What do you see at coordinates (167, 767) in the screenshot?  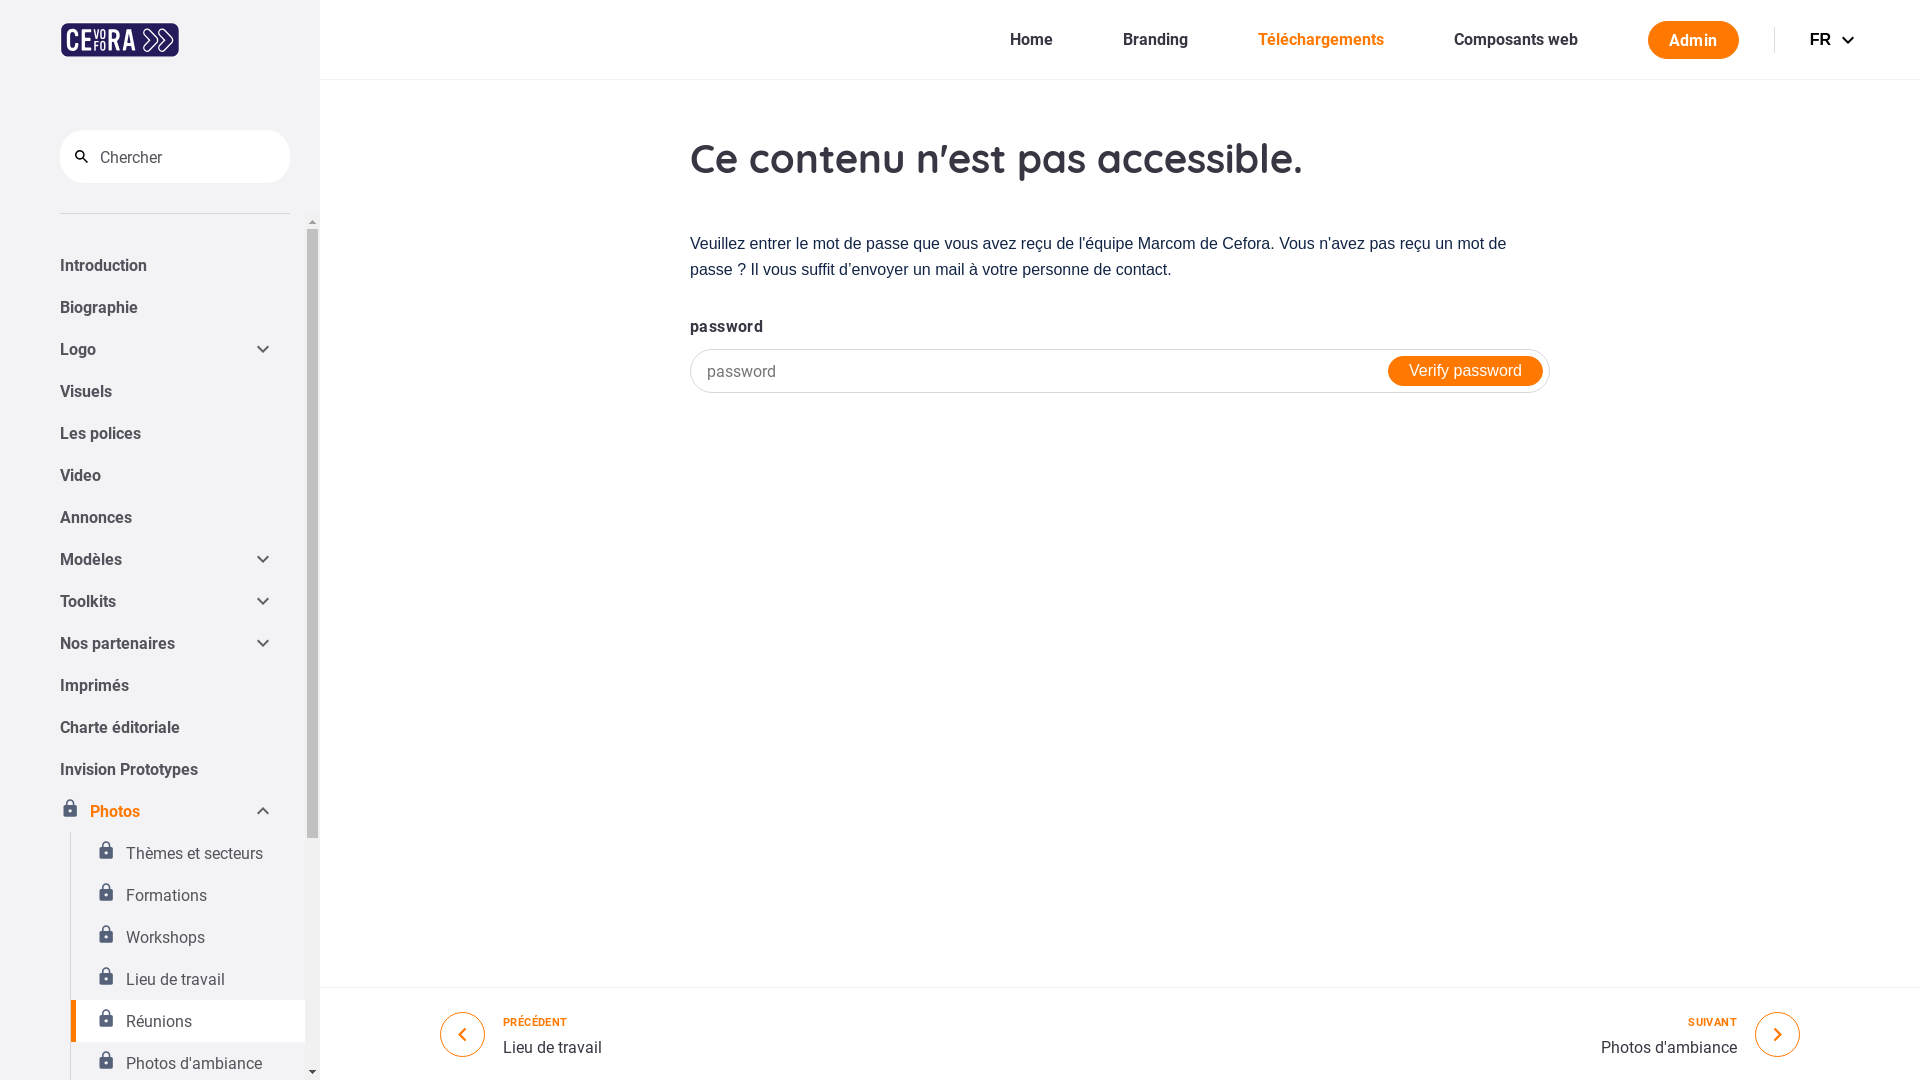 I see `'Invision Prototypes'` at bounding box center [167, 767].